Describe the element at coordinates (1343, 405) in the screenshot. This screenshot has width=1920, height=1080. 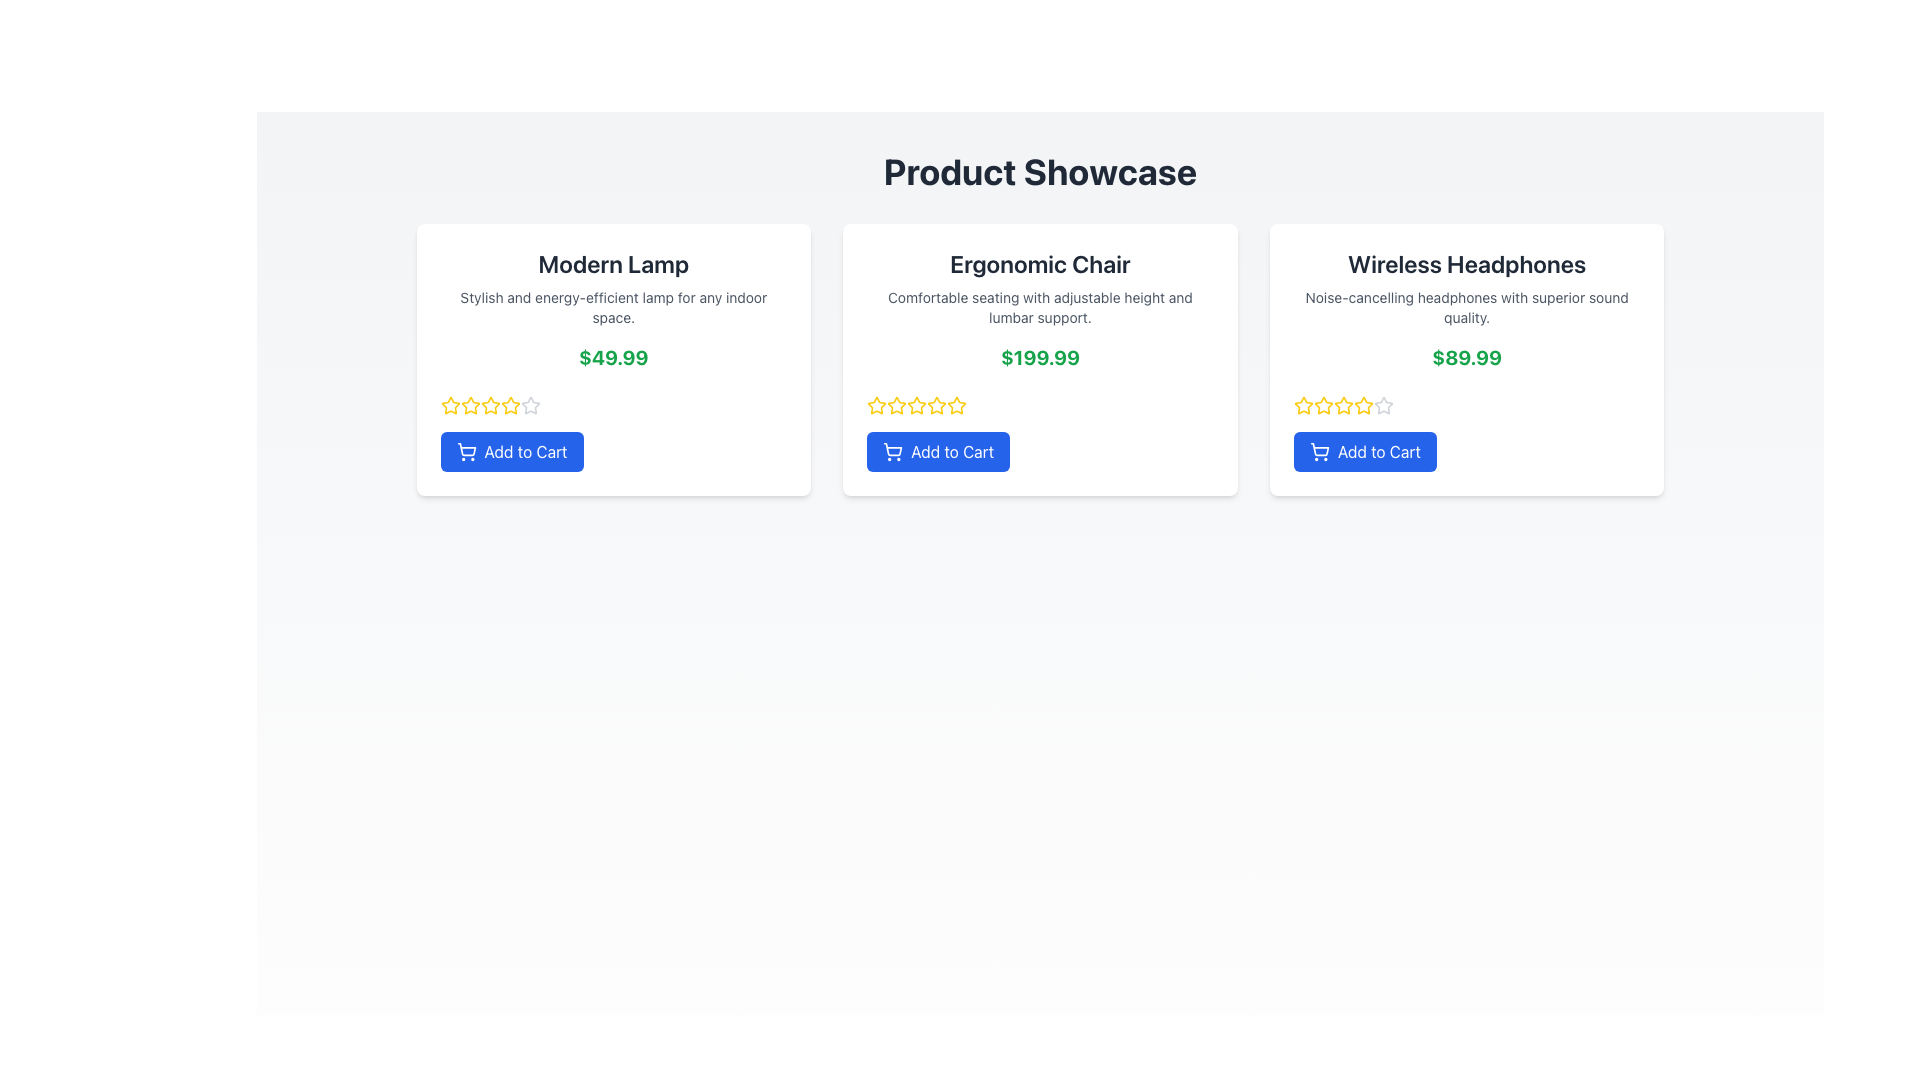
I see `the fourth star icon from the left in the rating system under the 'Wireless Headphones' product` at that location.